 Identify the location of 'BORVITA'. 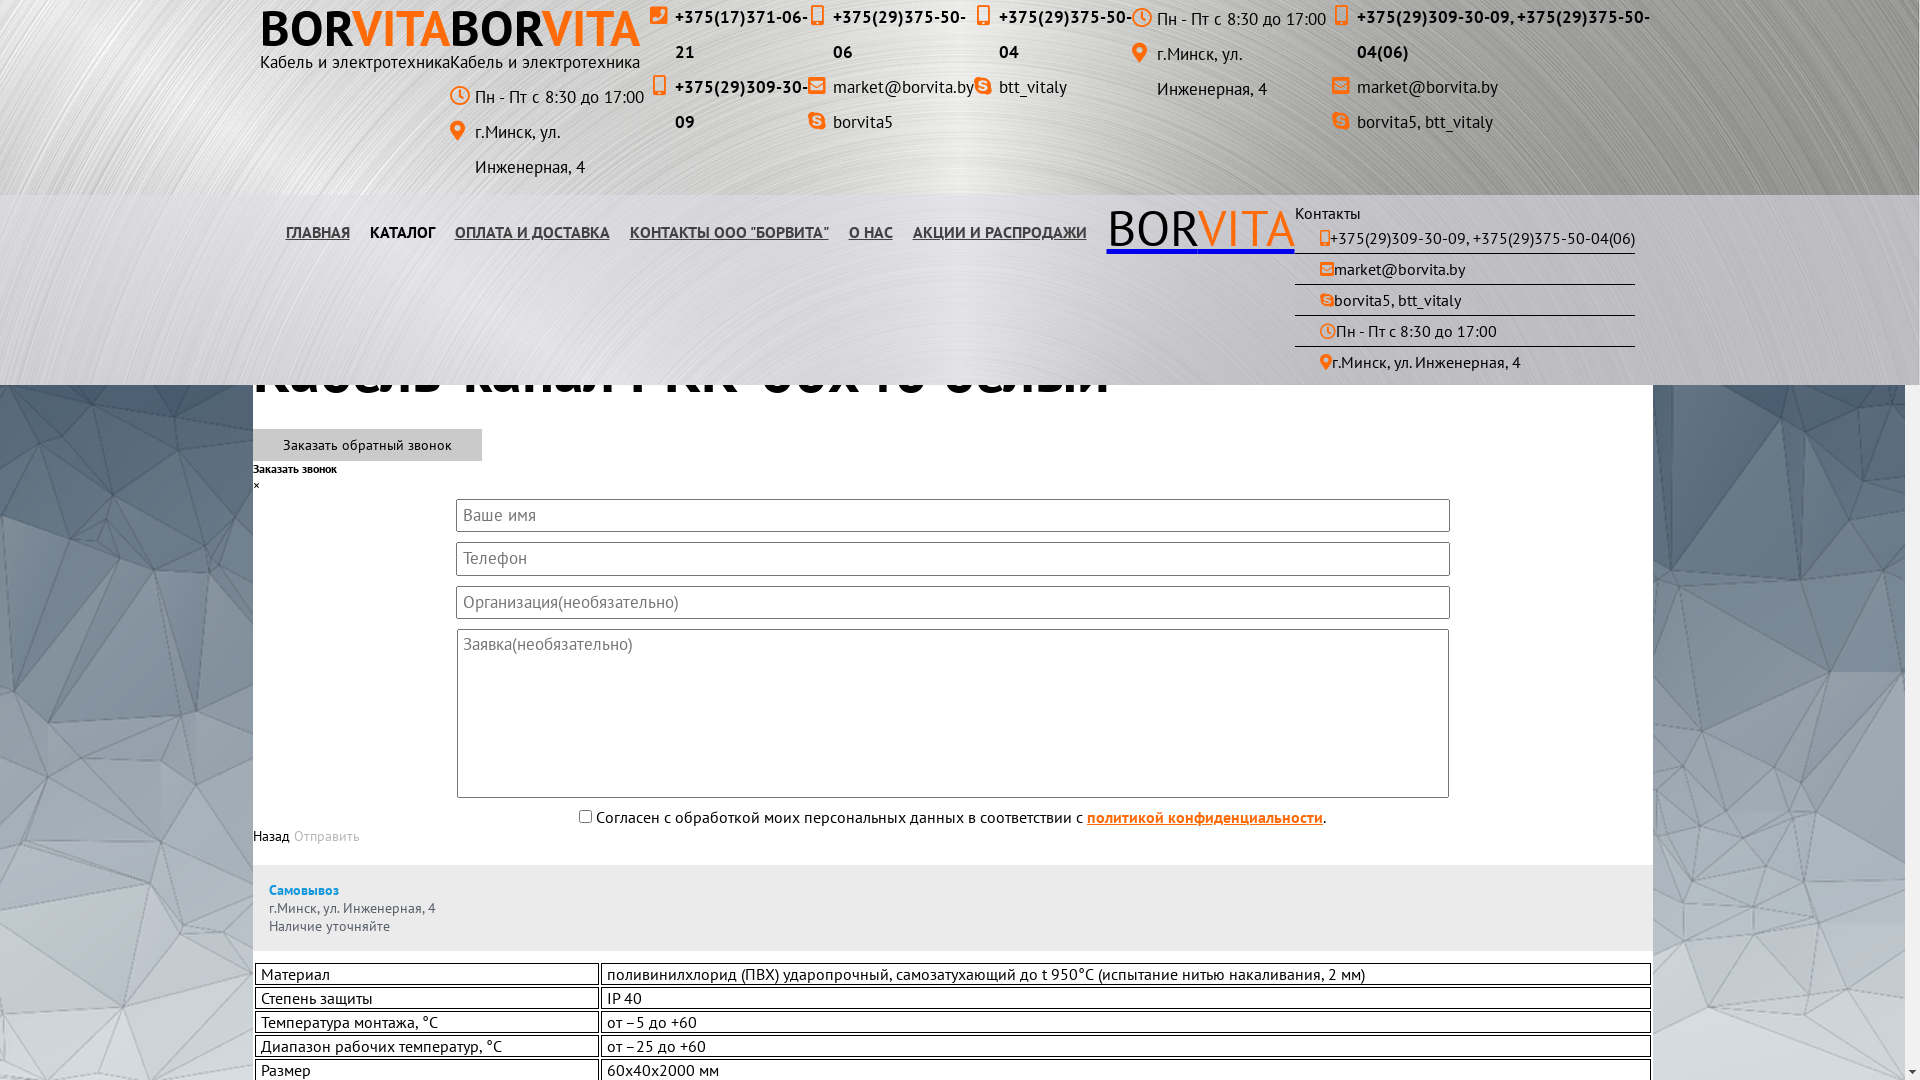
(1200, 226).